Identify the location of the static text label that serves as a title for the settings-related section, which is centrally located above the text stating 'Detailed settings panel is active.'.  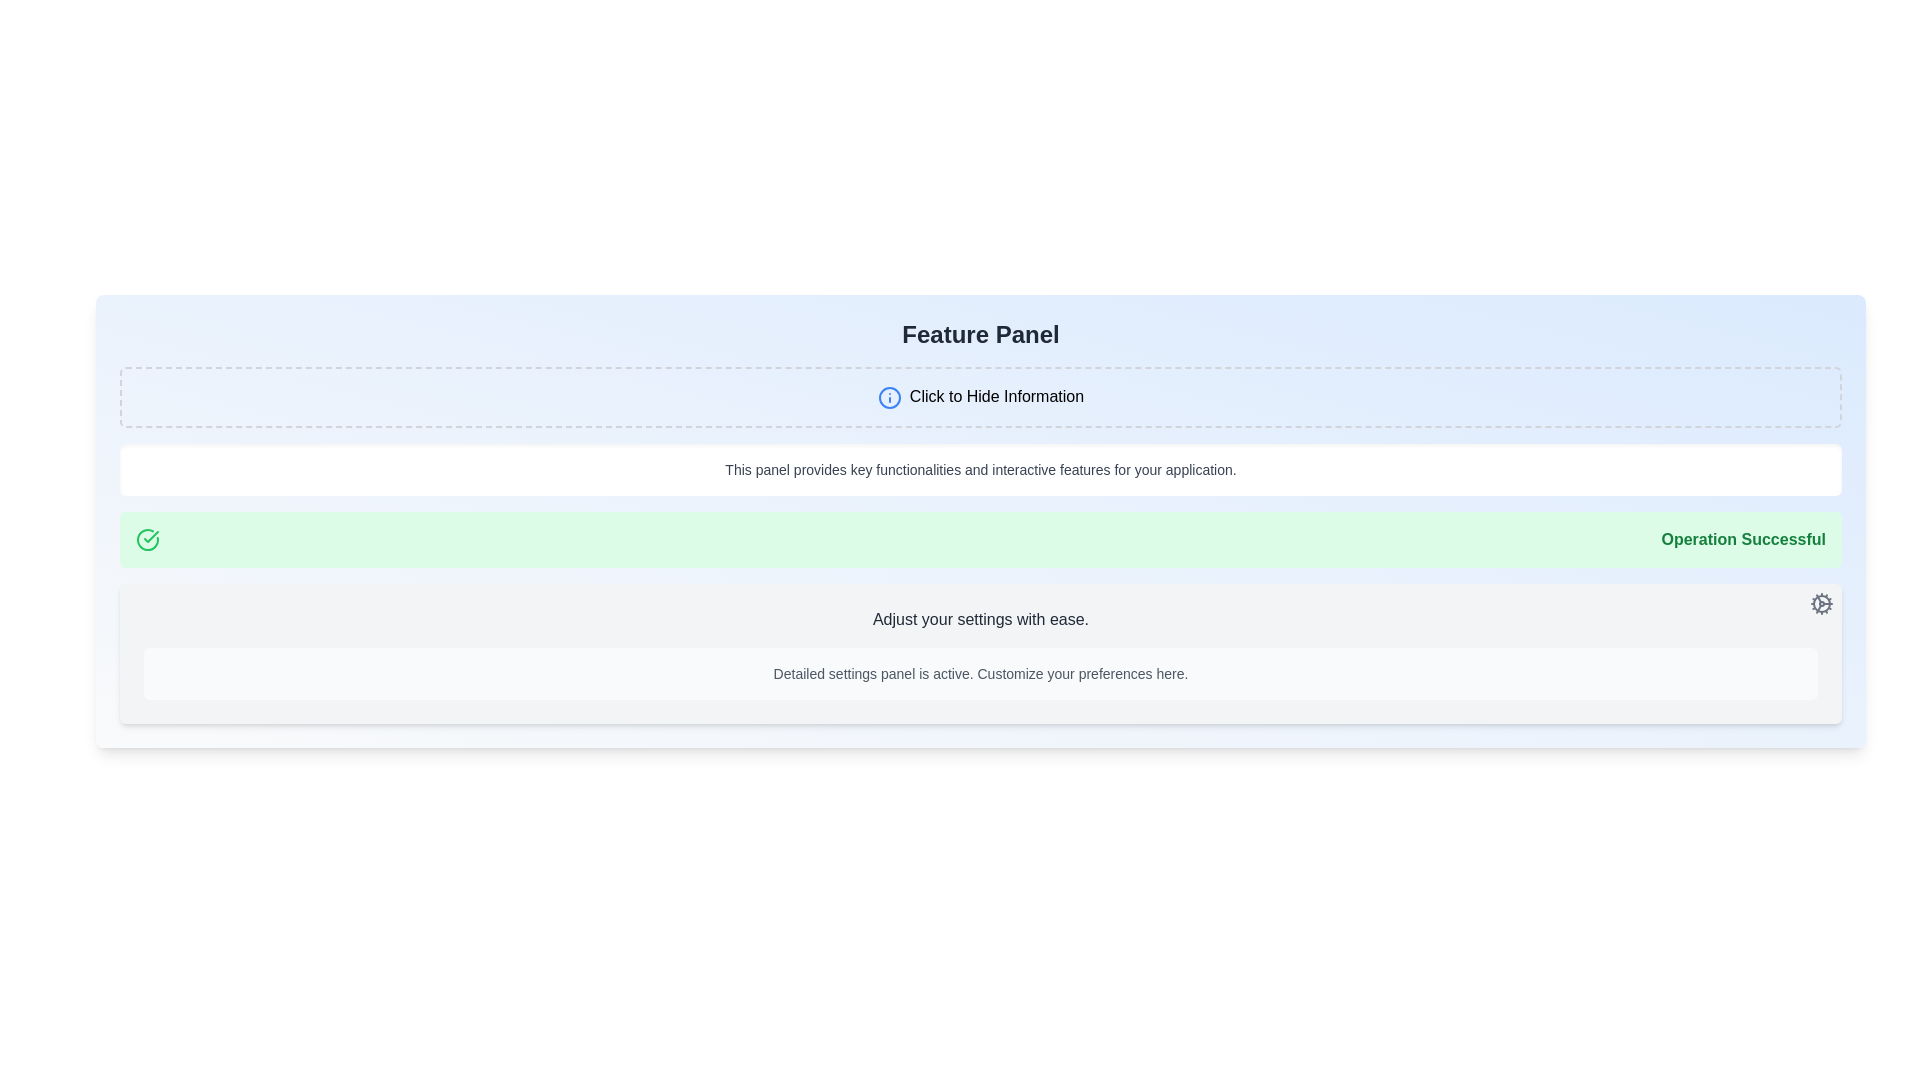
(980, 618).